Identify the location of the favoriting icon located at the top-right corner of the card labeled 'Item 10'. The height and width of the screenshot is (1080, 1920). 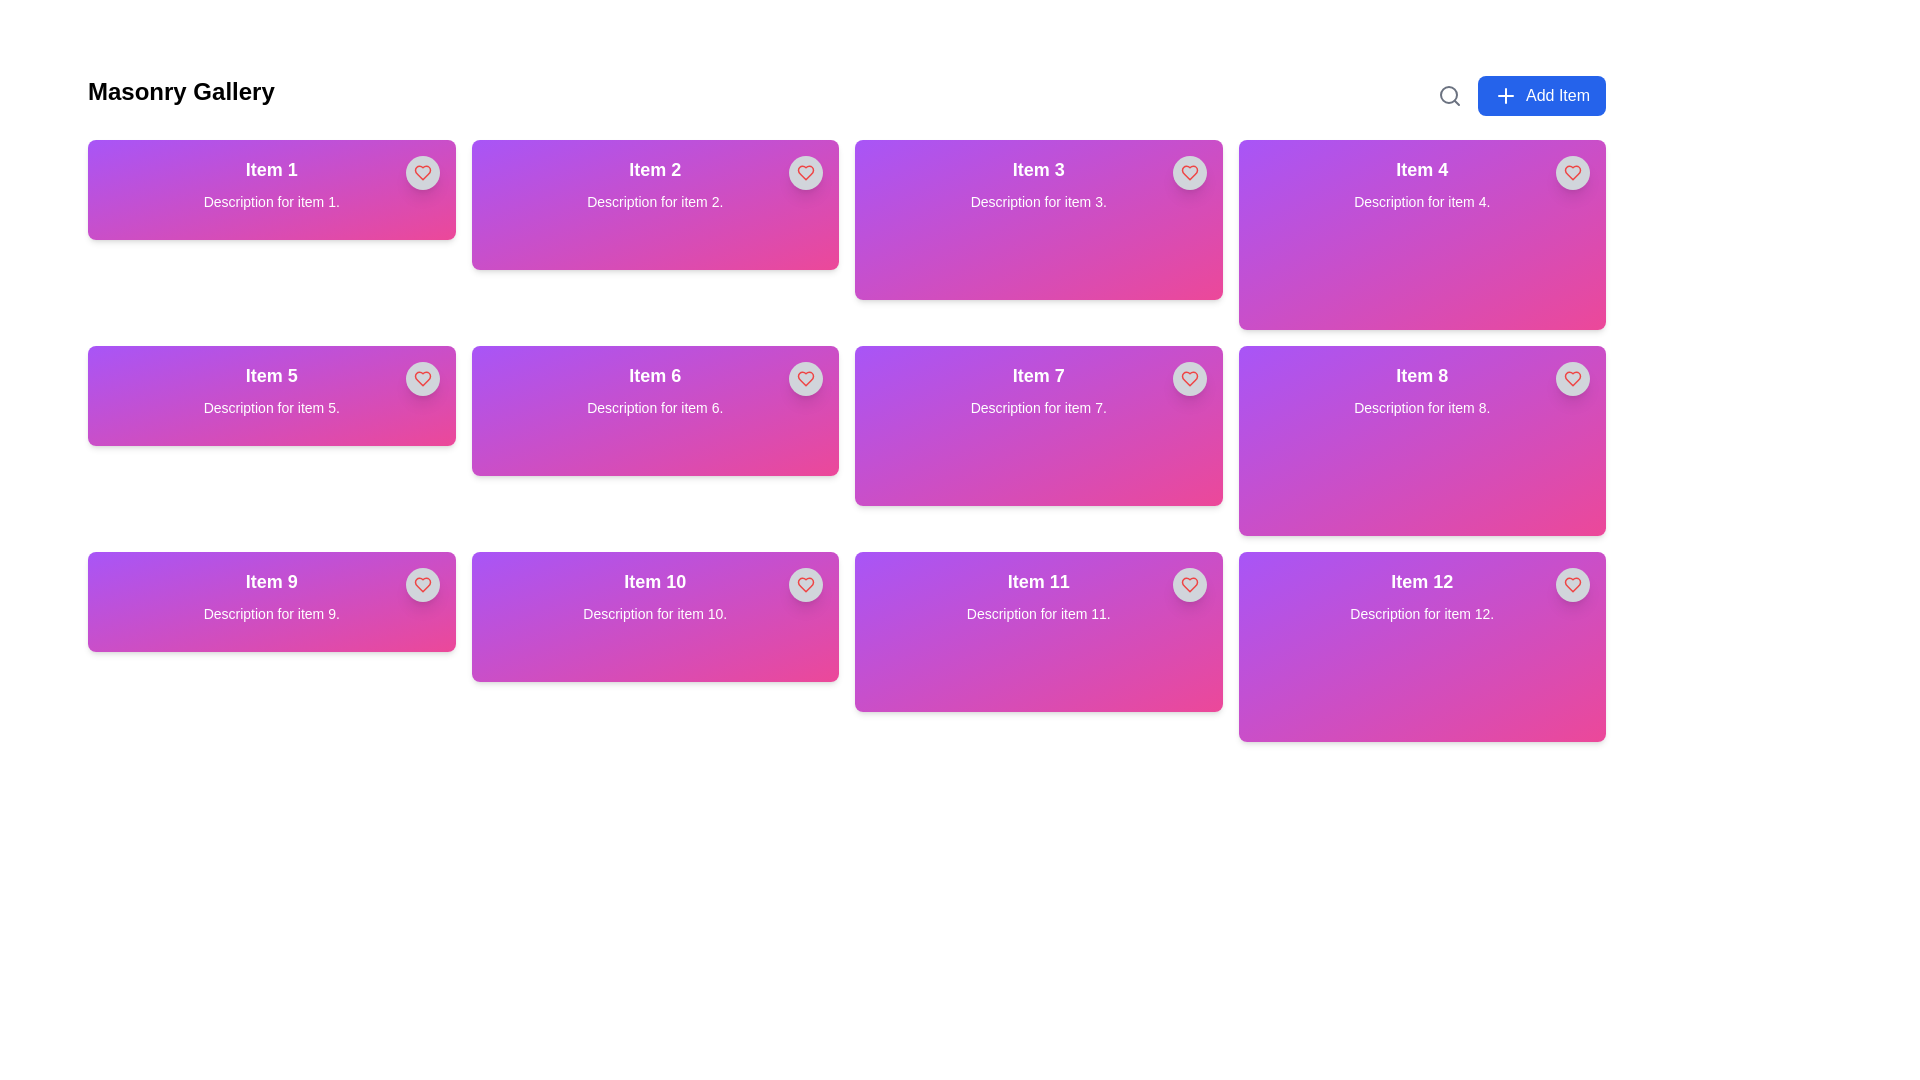
(806, 585).